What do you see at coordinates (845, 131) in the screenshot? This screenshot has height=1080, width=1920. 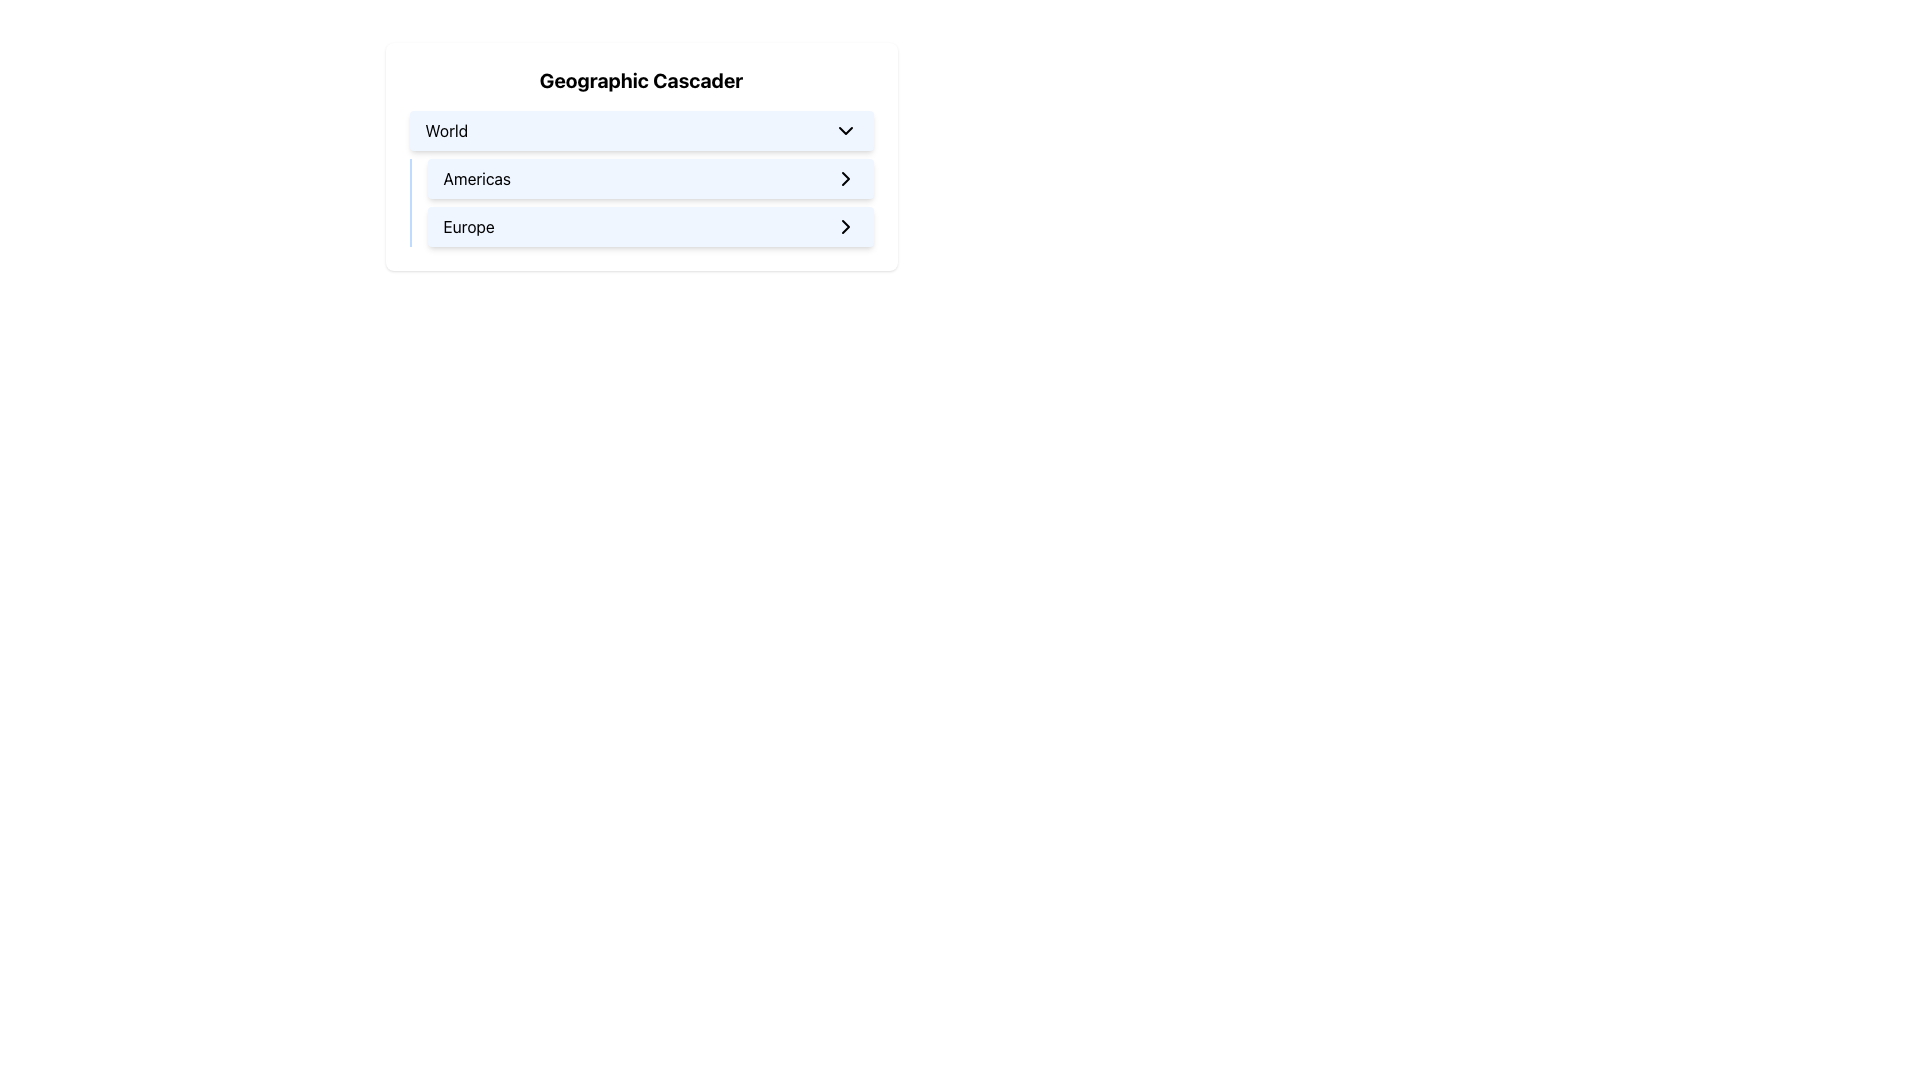 I see `the downward-pointing chevron icon button within the 'World' menu using keyboard navigation` at bounding box center [845, 131].